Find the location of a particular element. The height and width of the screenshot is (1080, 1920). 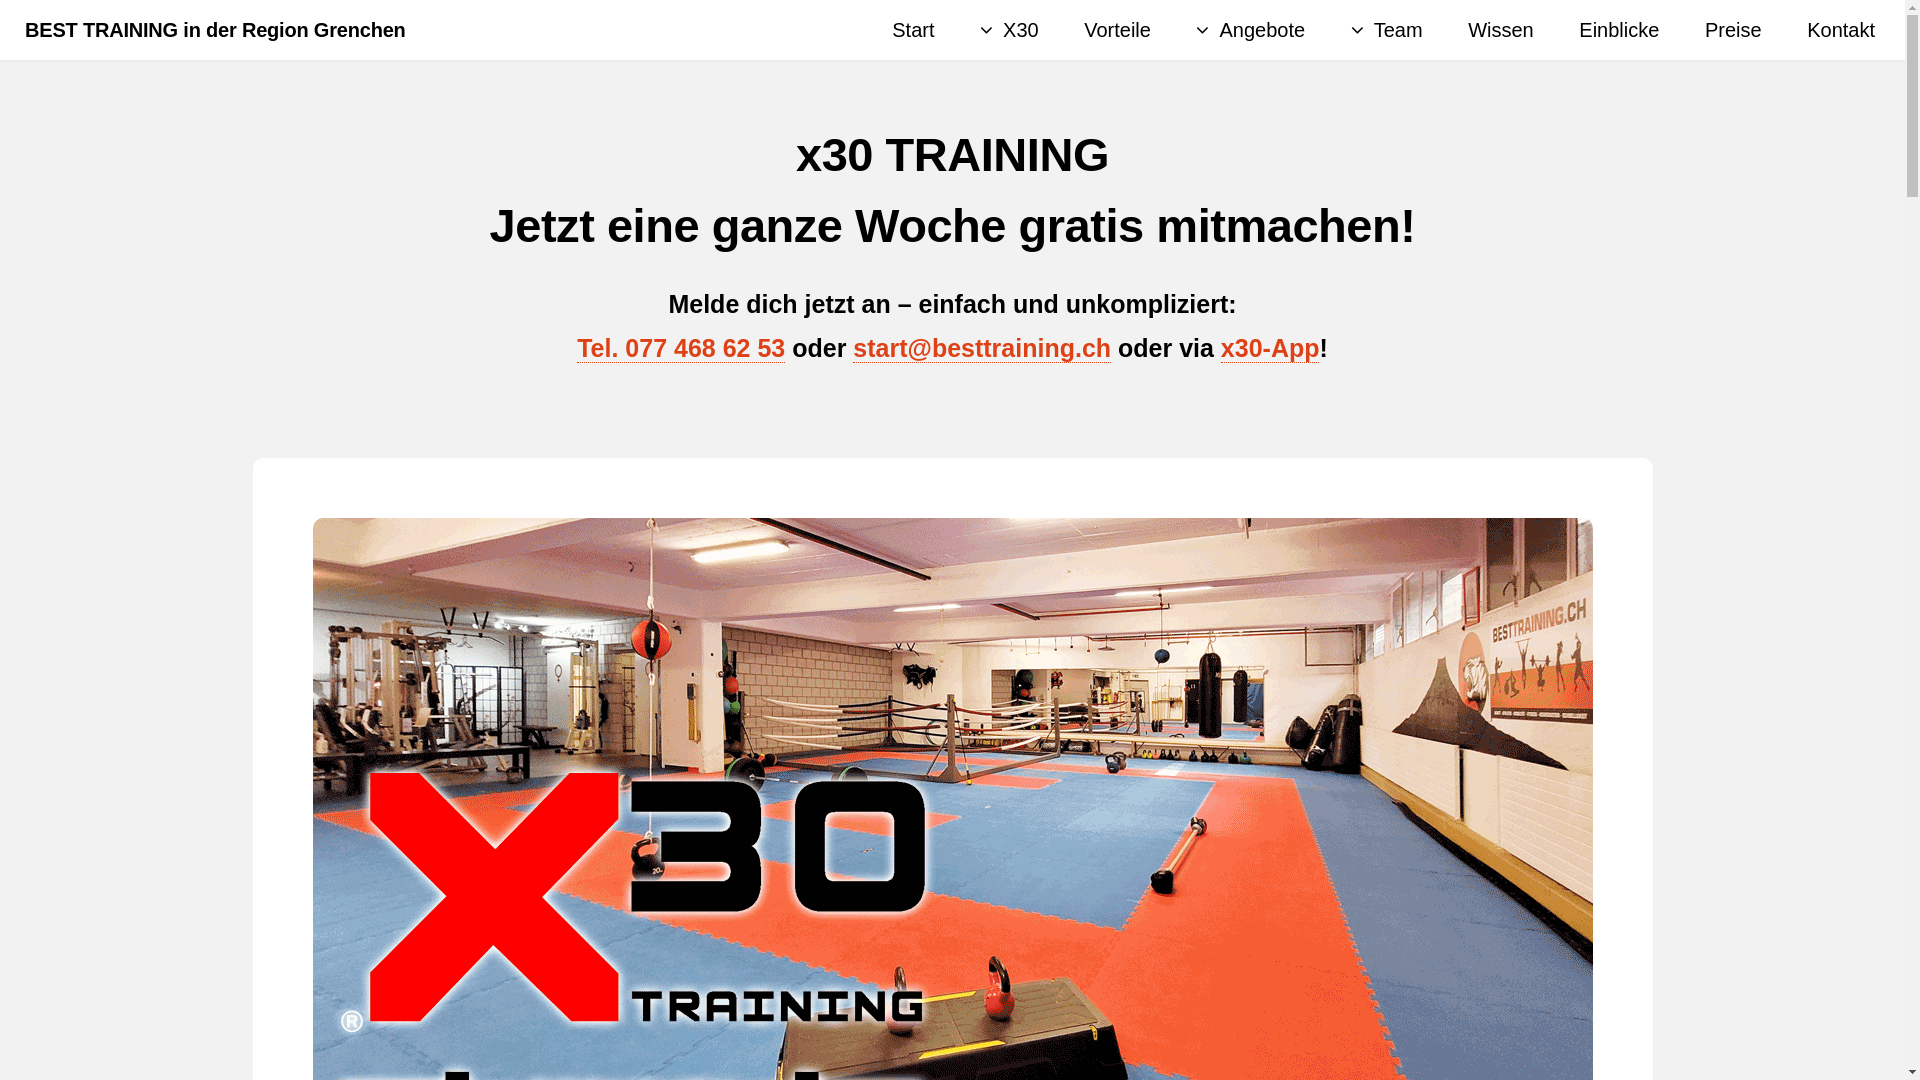

'x30-App' is located at coordinates (1269, 347).